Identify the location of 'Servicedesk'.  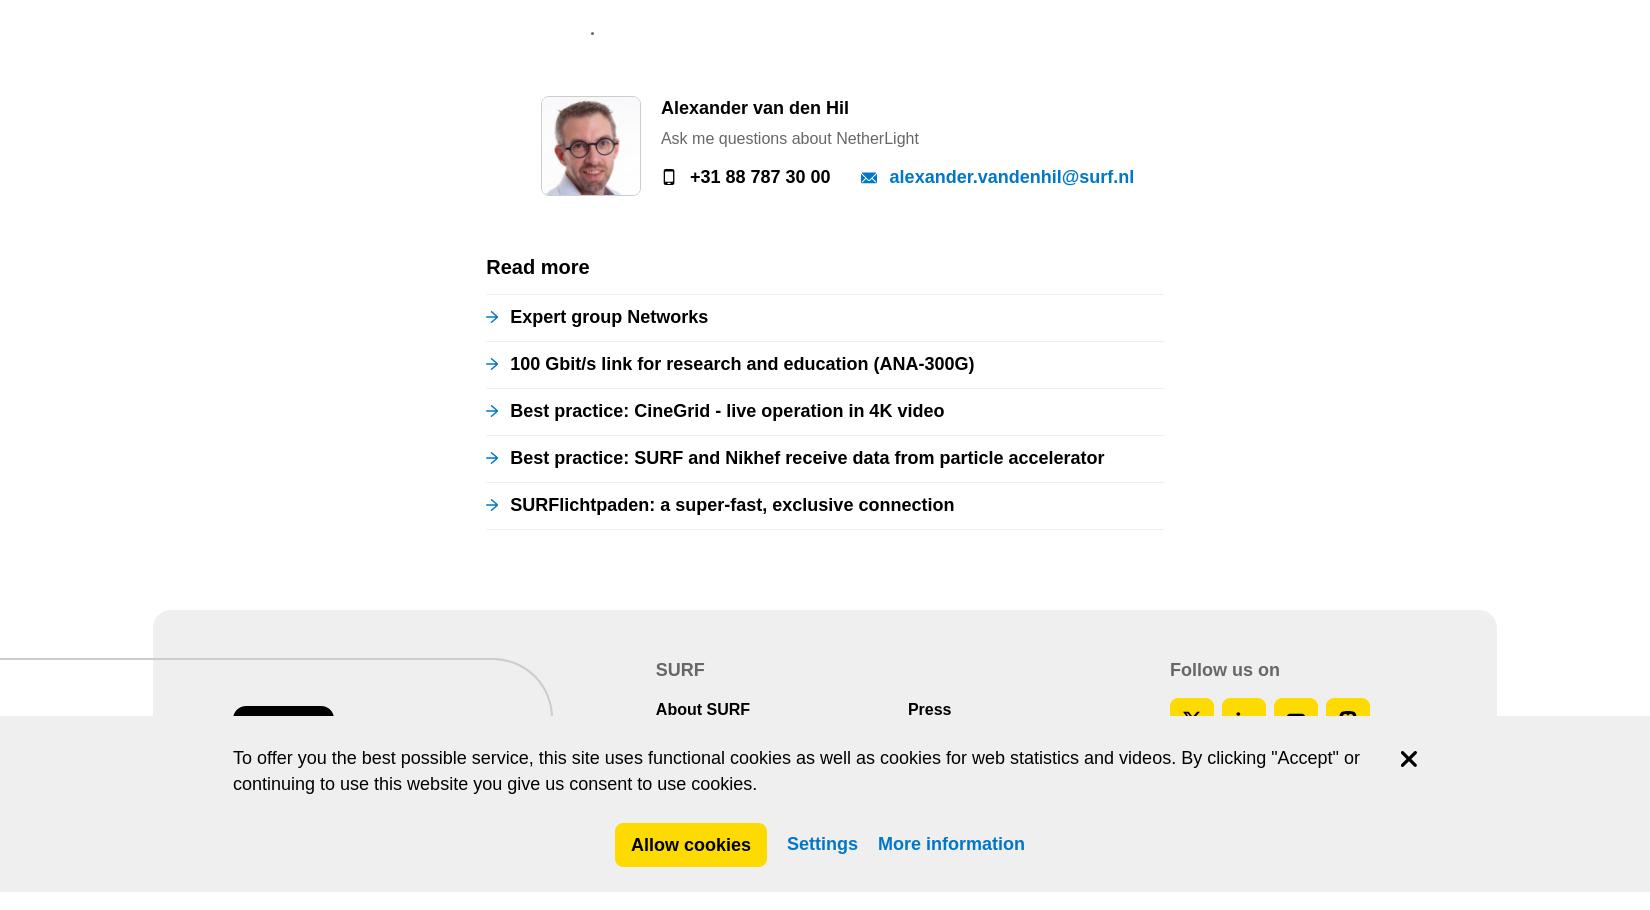
(954, 29).